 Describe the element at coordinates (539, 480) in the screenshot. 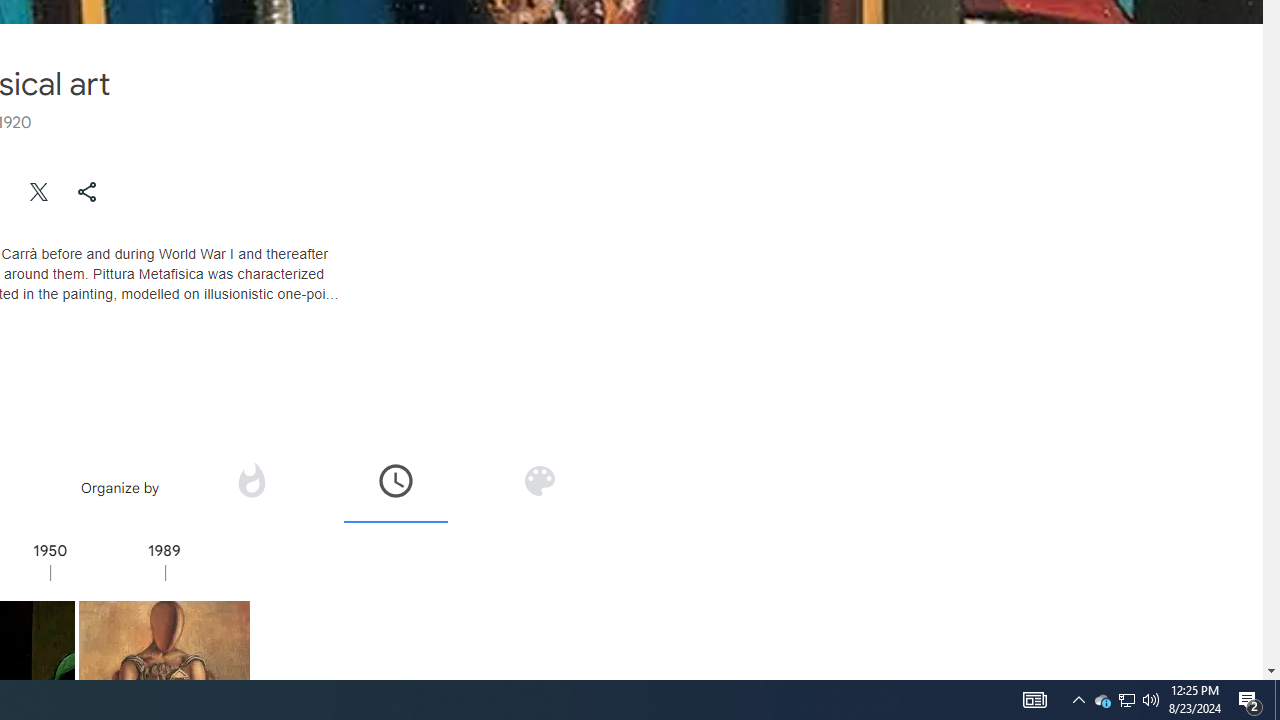

I see `'Organize by color'` at that location.